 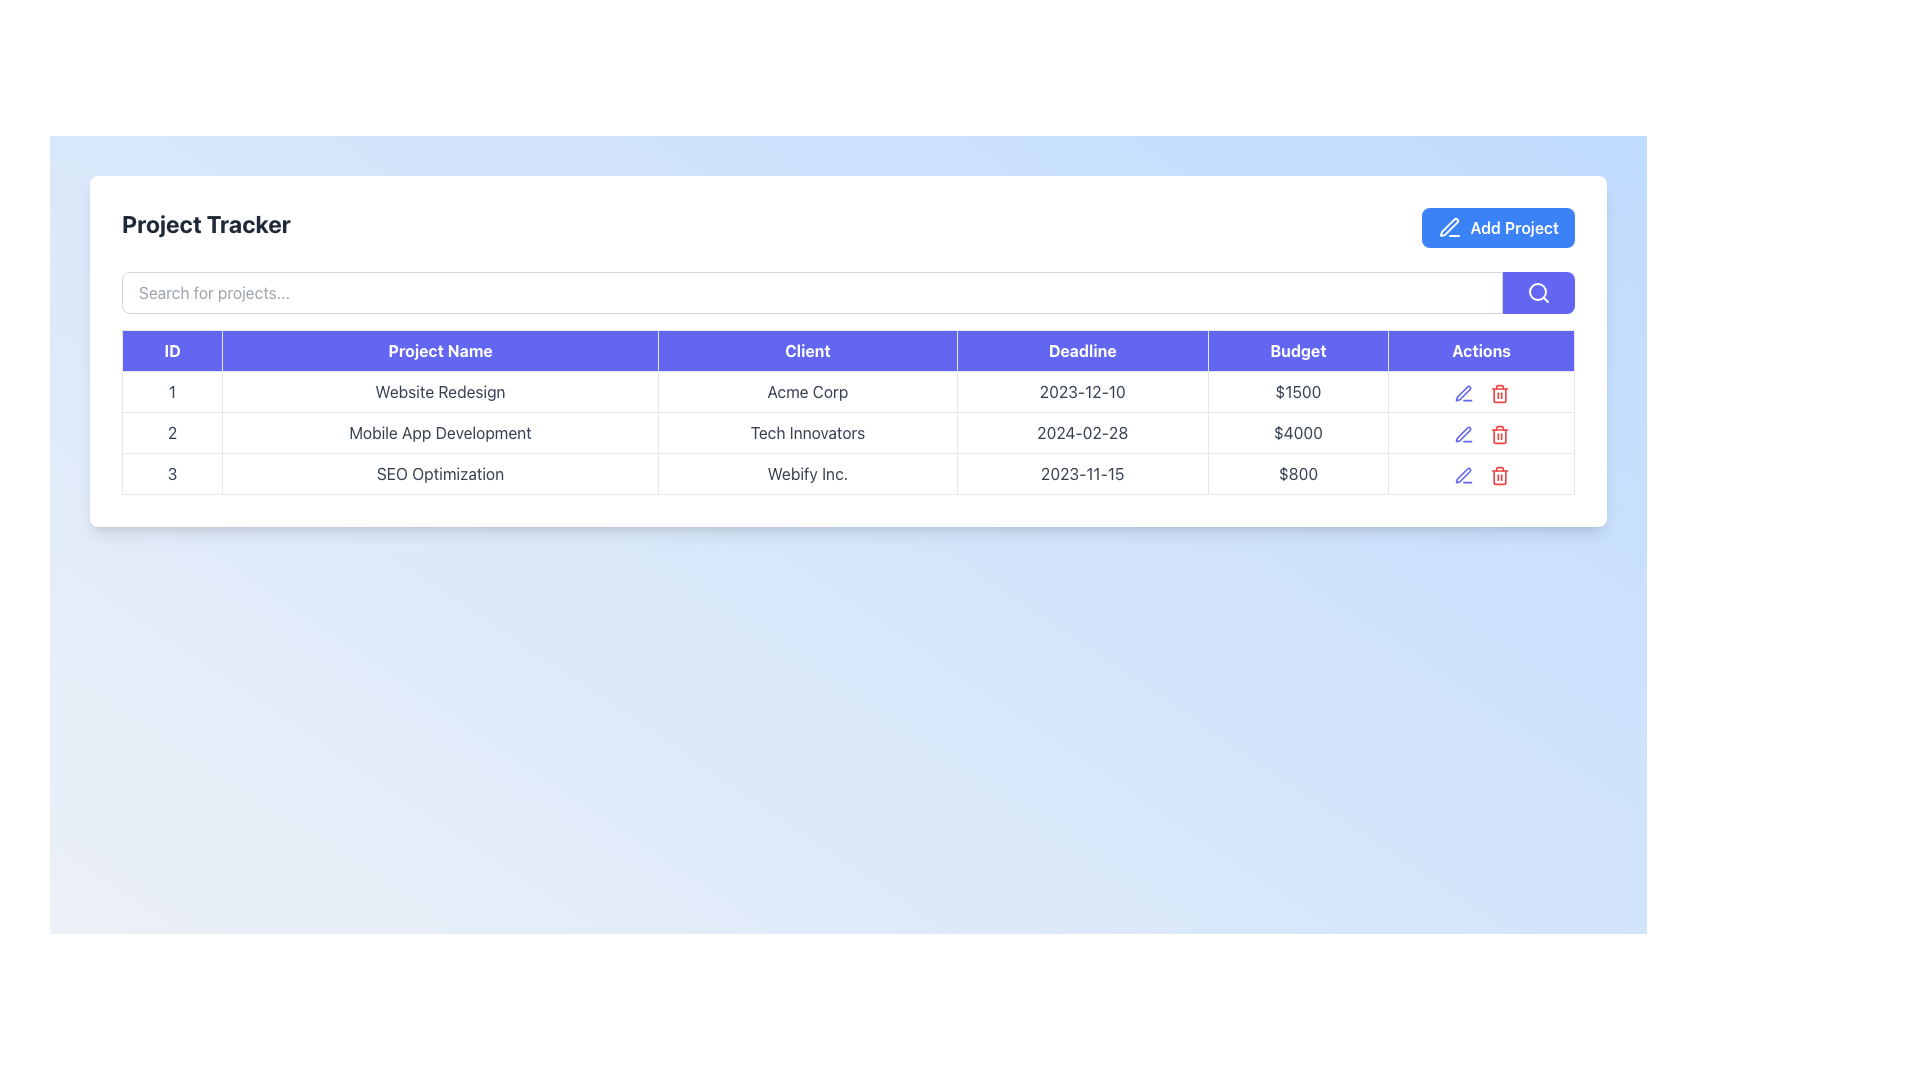 I want to click on the Text Display element that shows the project name in the third row of the table, located between the 'ID' column with text '3' and the 'Client' column with text 'Webify Inc.', so click(x=439, y=474).